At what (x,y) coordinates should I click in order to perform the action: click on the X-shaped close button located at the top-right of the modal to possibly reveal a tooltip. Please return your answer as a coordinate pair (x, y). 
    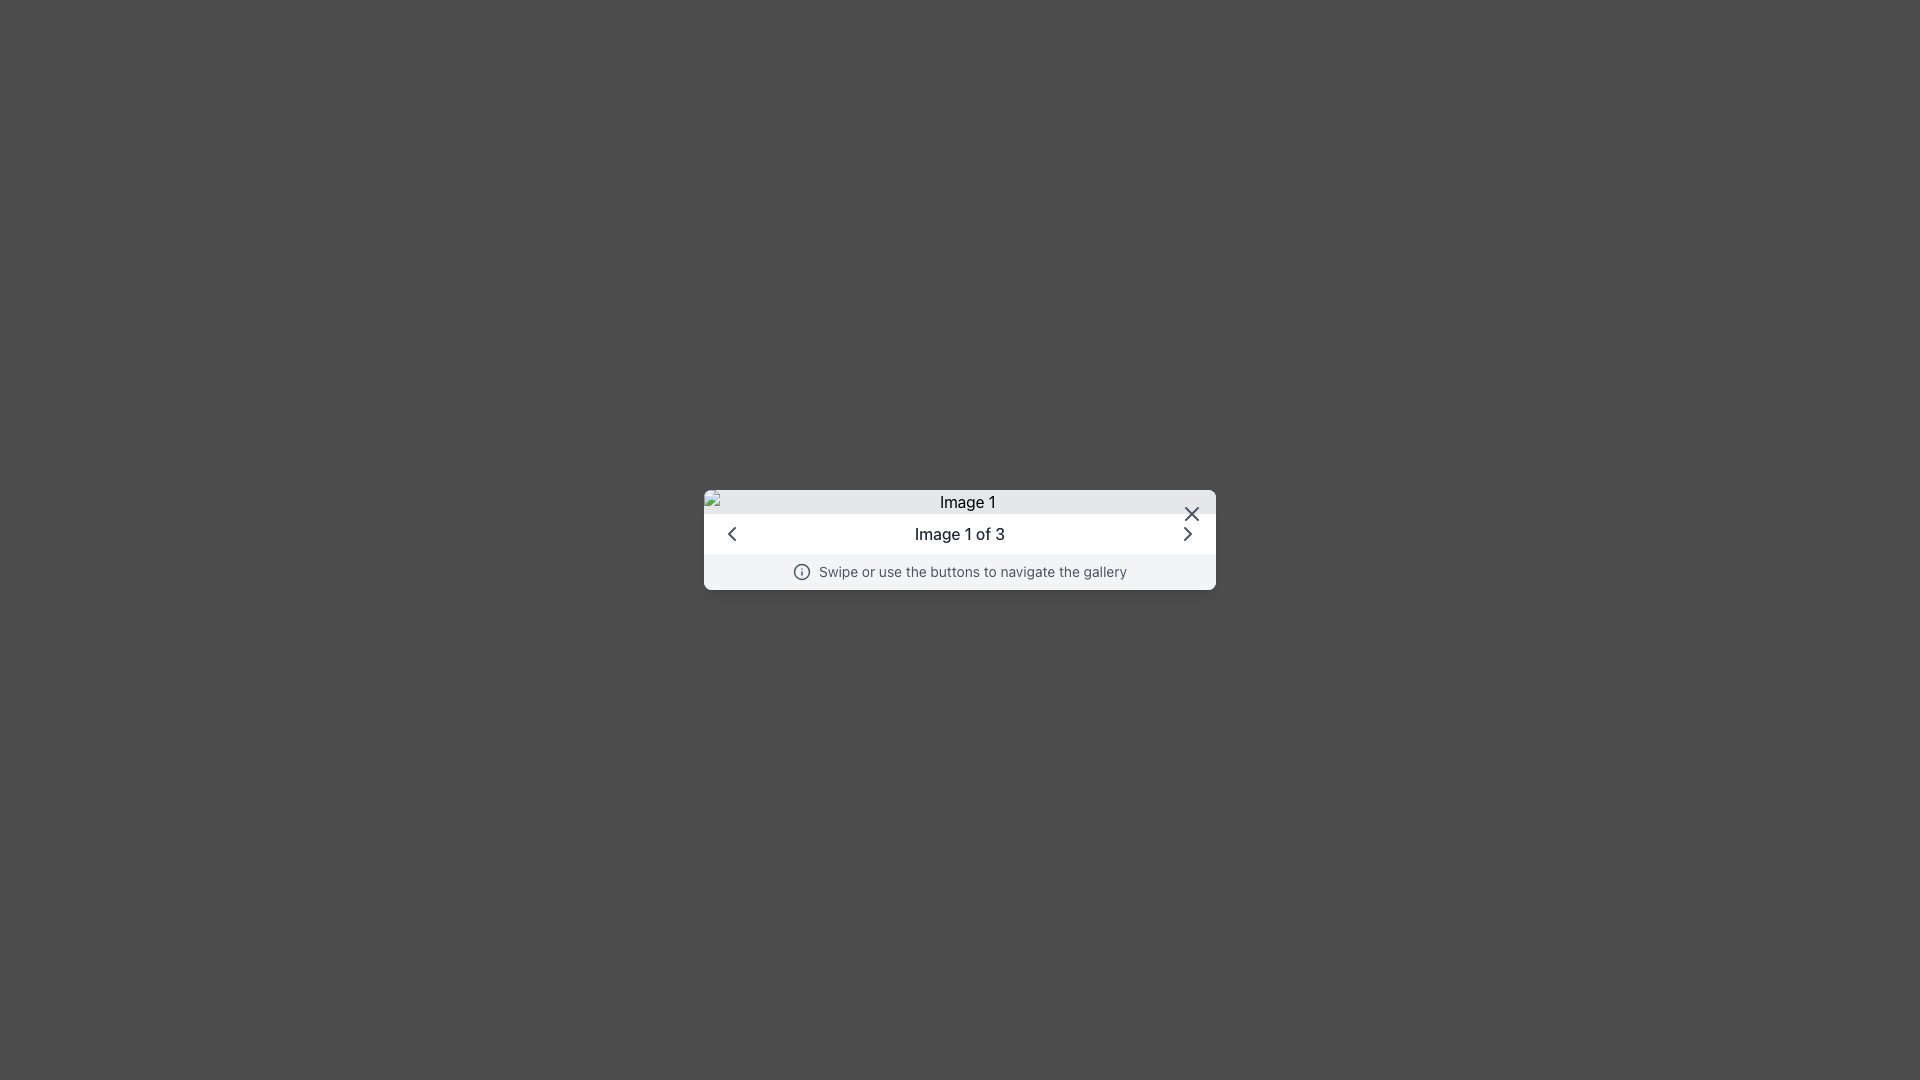
    Looking at the image, I should click on (1191, 512).